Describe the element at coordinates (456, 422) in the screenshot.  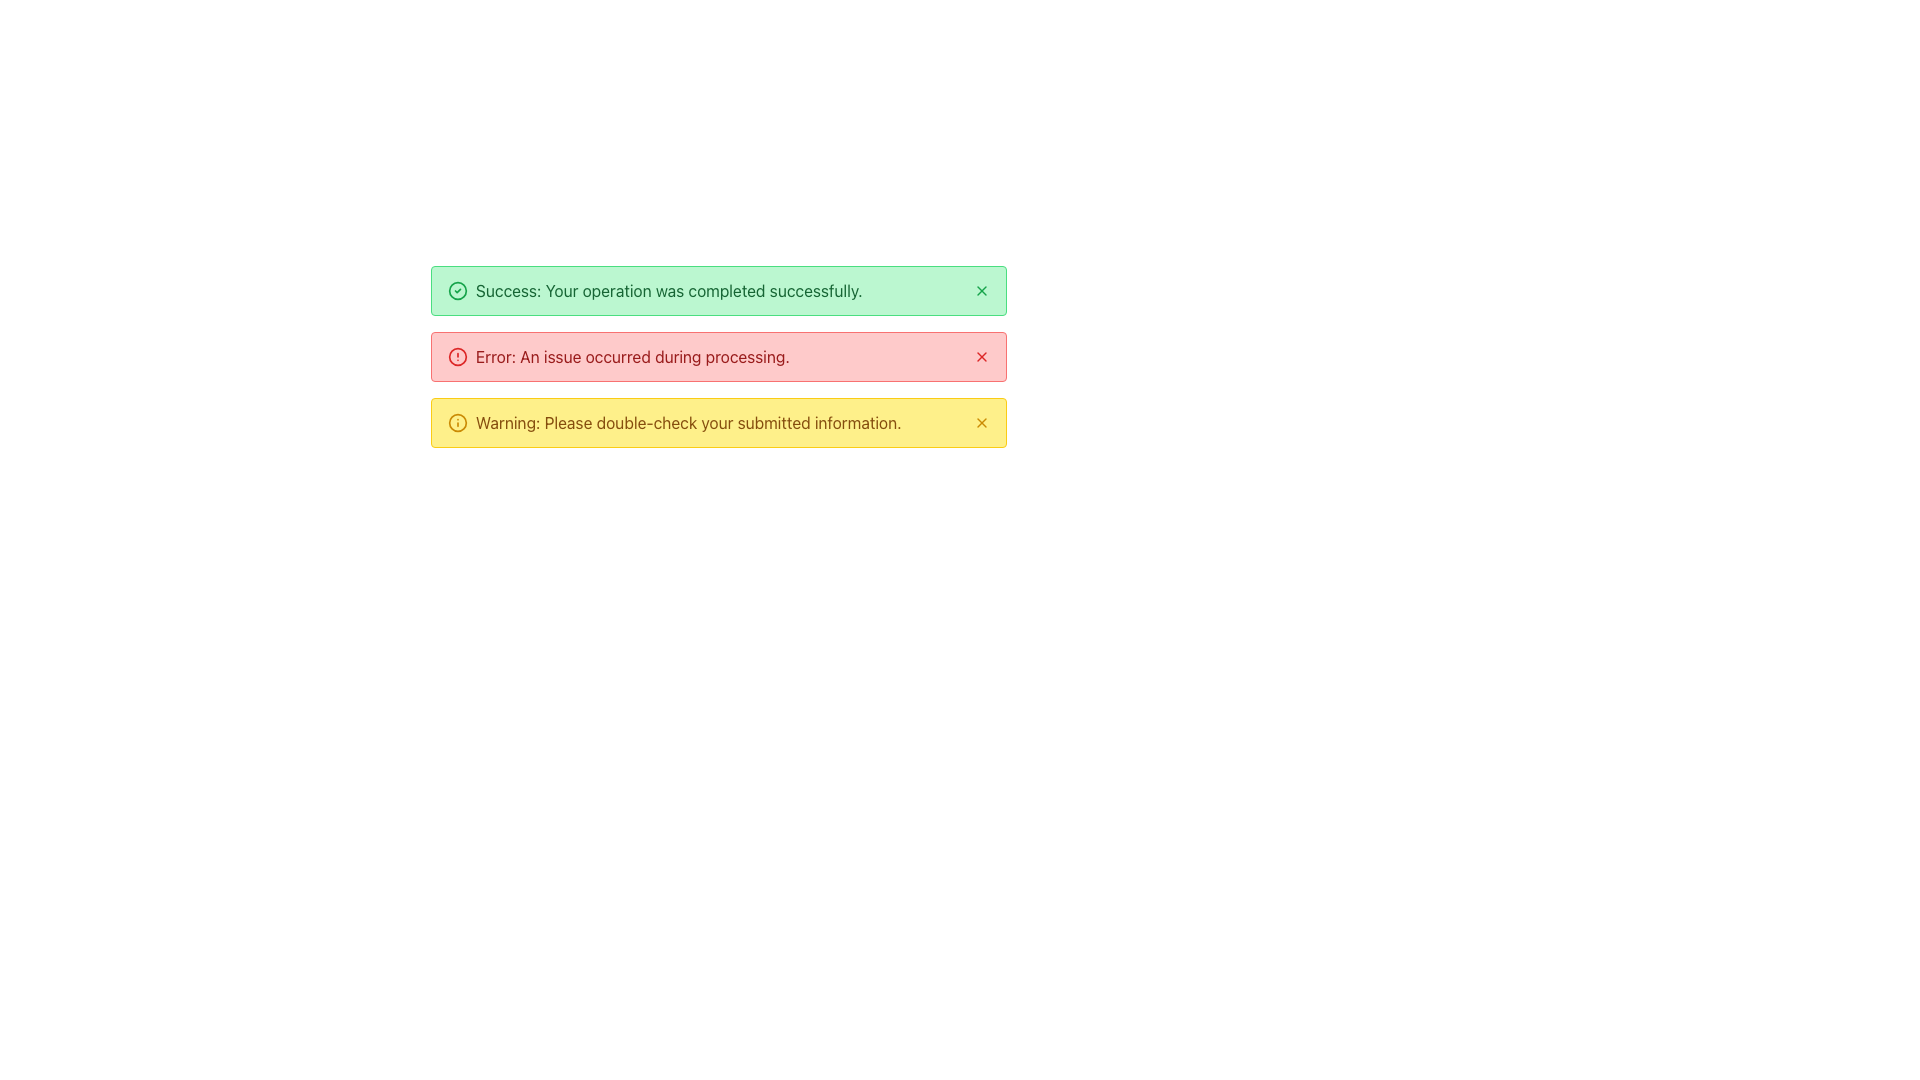
I see `the information icon, which is a circular outline with an inner 'i' figure styled in yellow, located at the far left of the warning message bar that reads, 'Warning: Please double-check your submitted information.'` at that location.